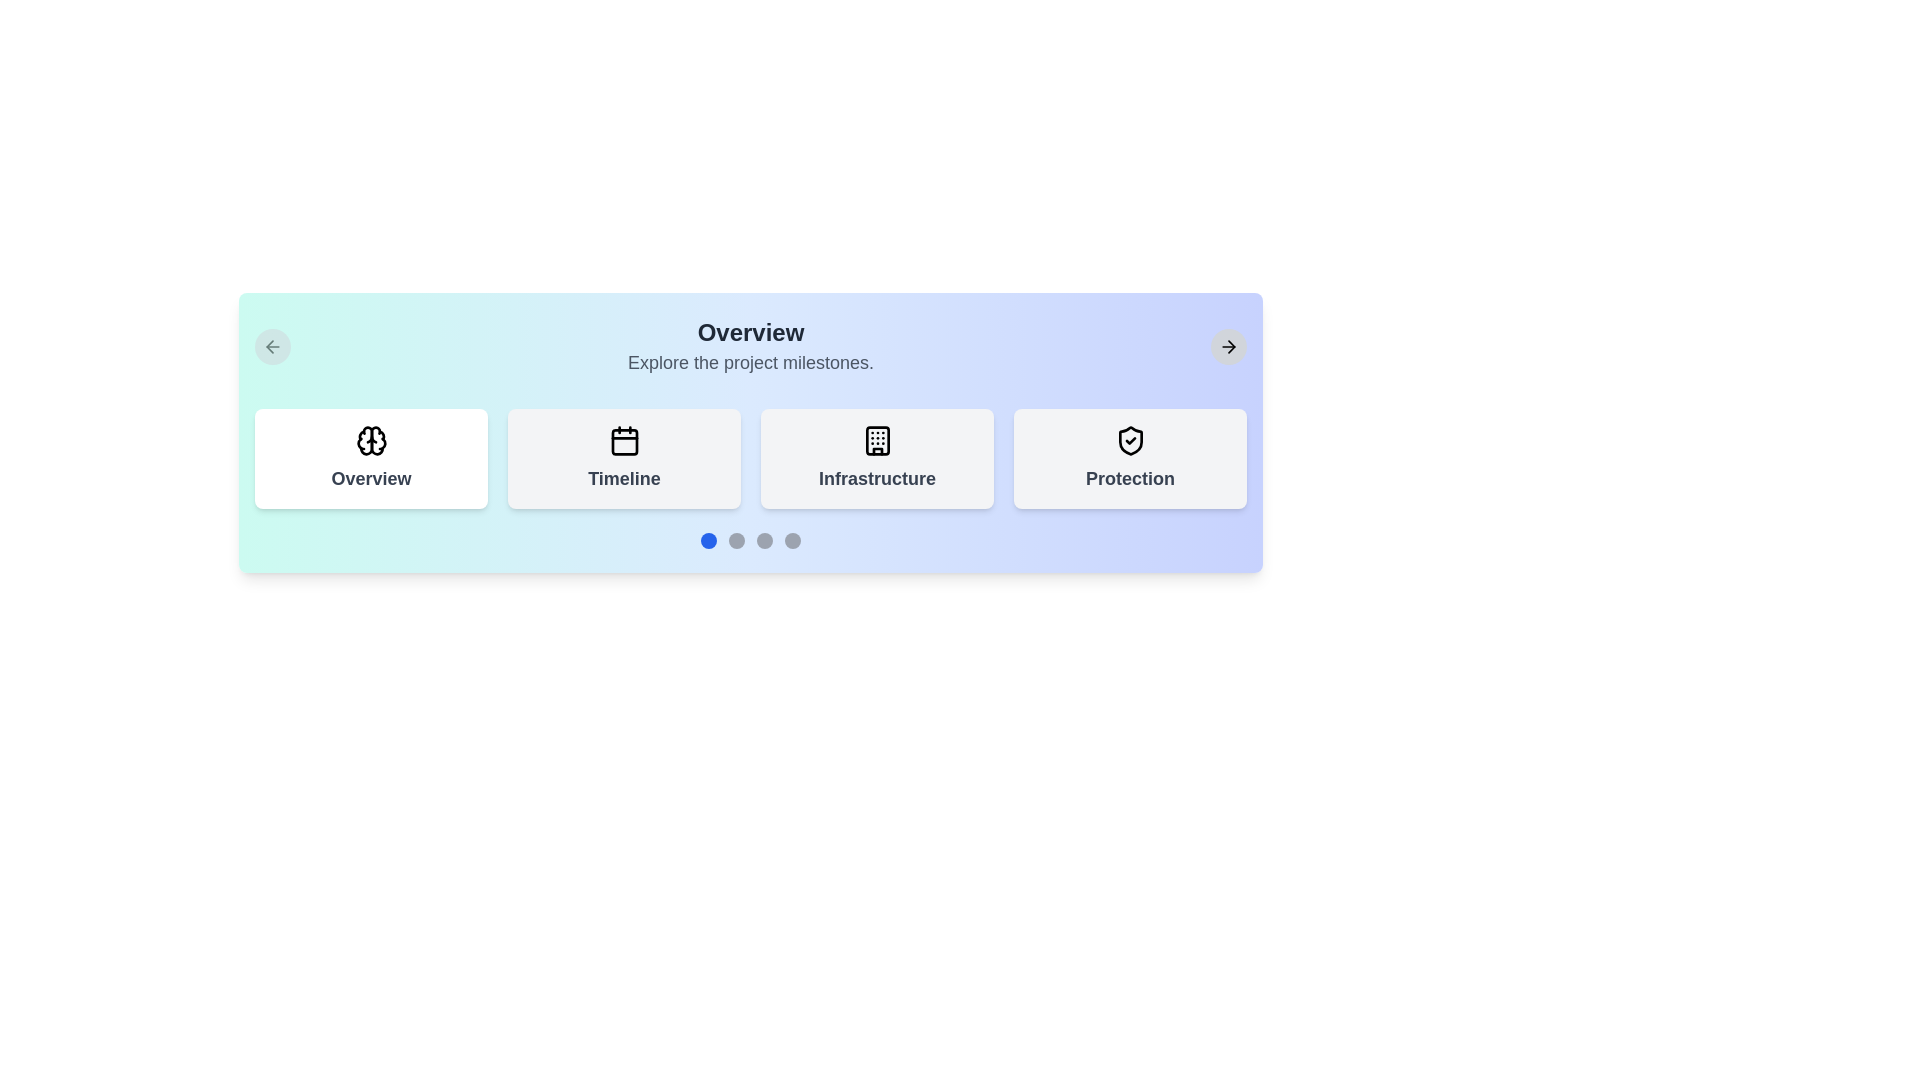 The image size is (1920, 1080). Describe the element at coordinates (877, 439) in the screenshot. I see `the Icon representing a building, which is located in the third card of a four-card interface under the heading 'Infrastructure'` at that location.